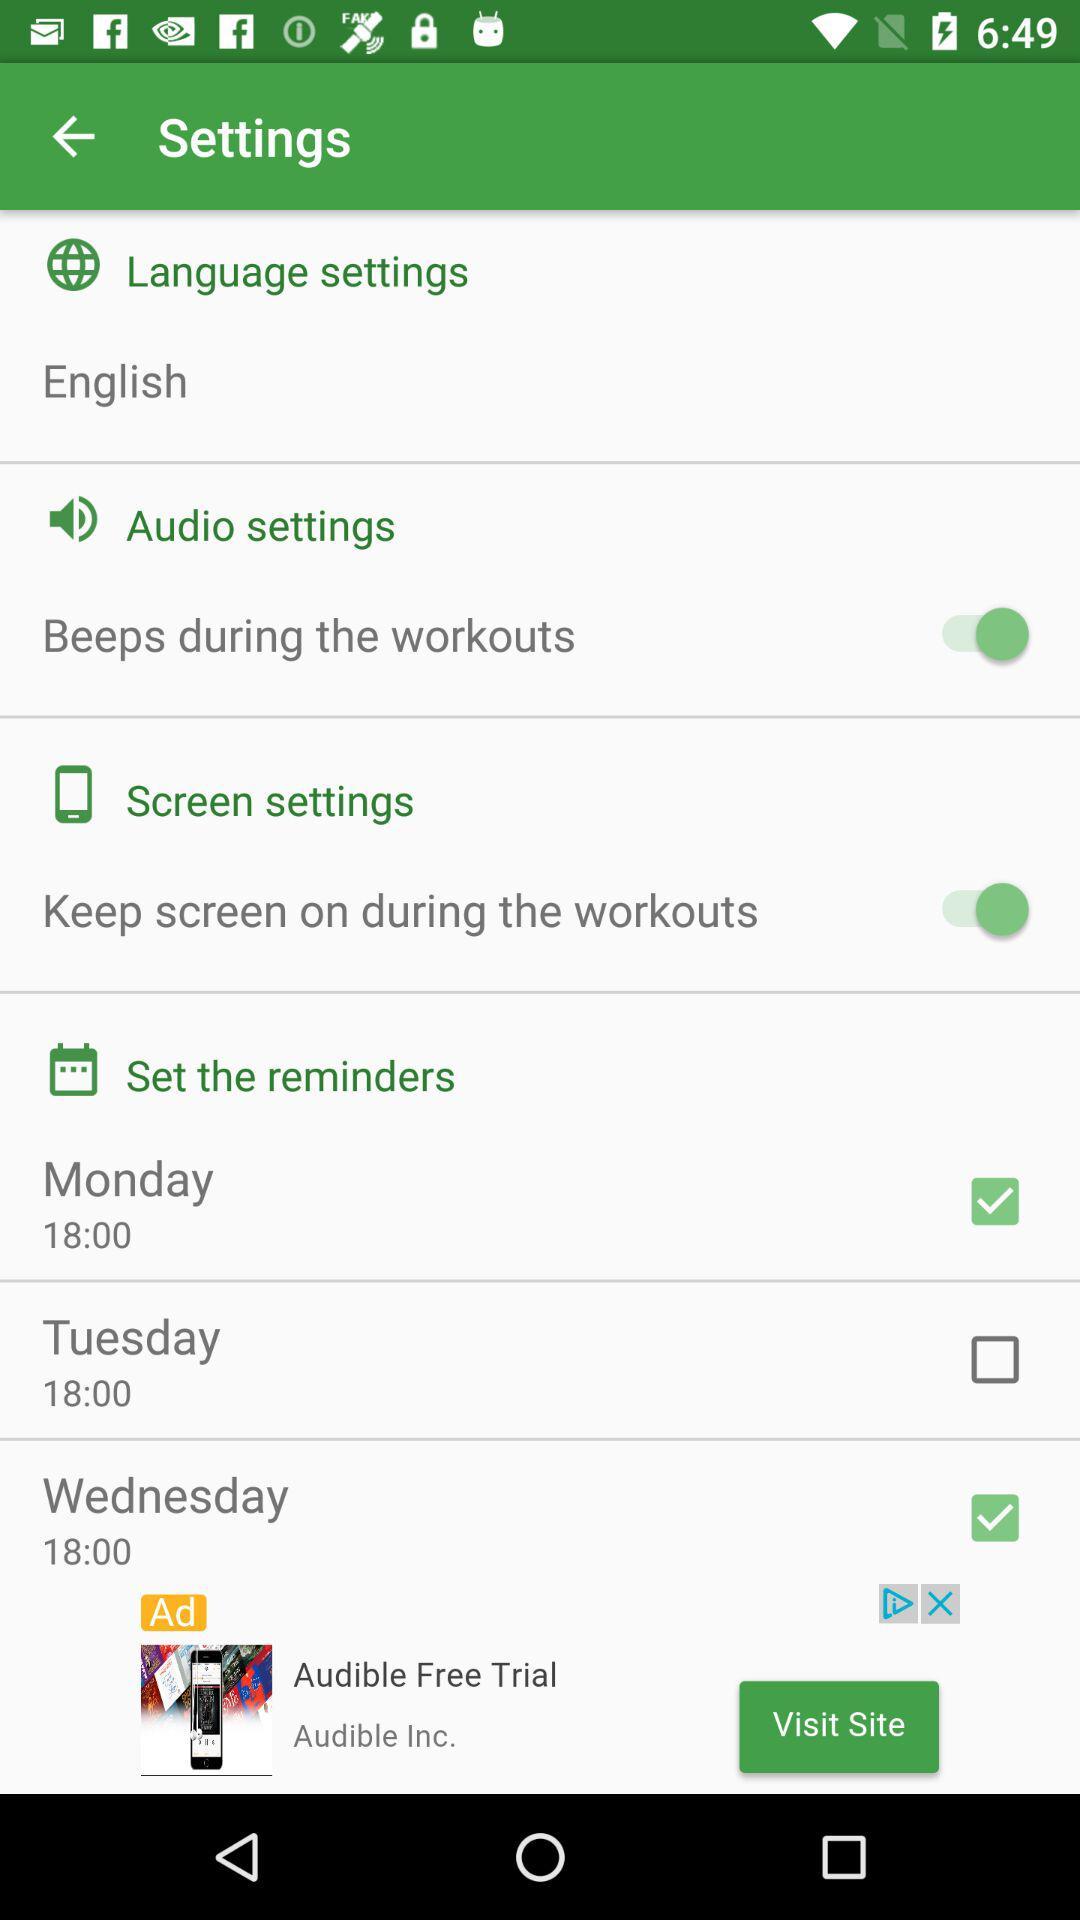 Image resolution: width=1080 pixels, height=1920 pixels. I want to click on advertisement about audible inc, so click(540, 1688).